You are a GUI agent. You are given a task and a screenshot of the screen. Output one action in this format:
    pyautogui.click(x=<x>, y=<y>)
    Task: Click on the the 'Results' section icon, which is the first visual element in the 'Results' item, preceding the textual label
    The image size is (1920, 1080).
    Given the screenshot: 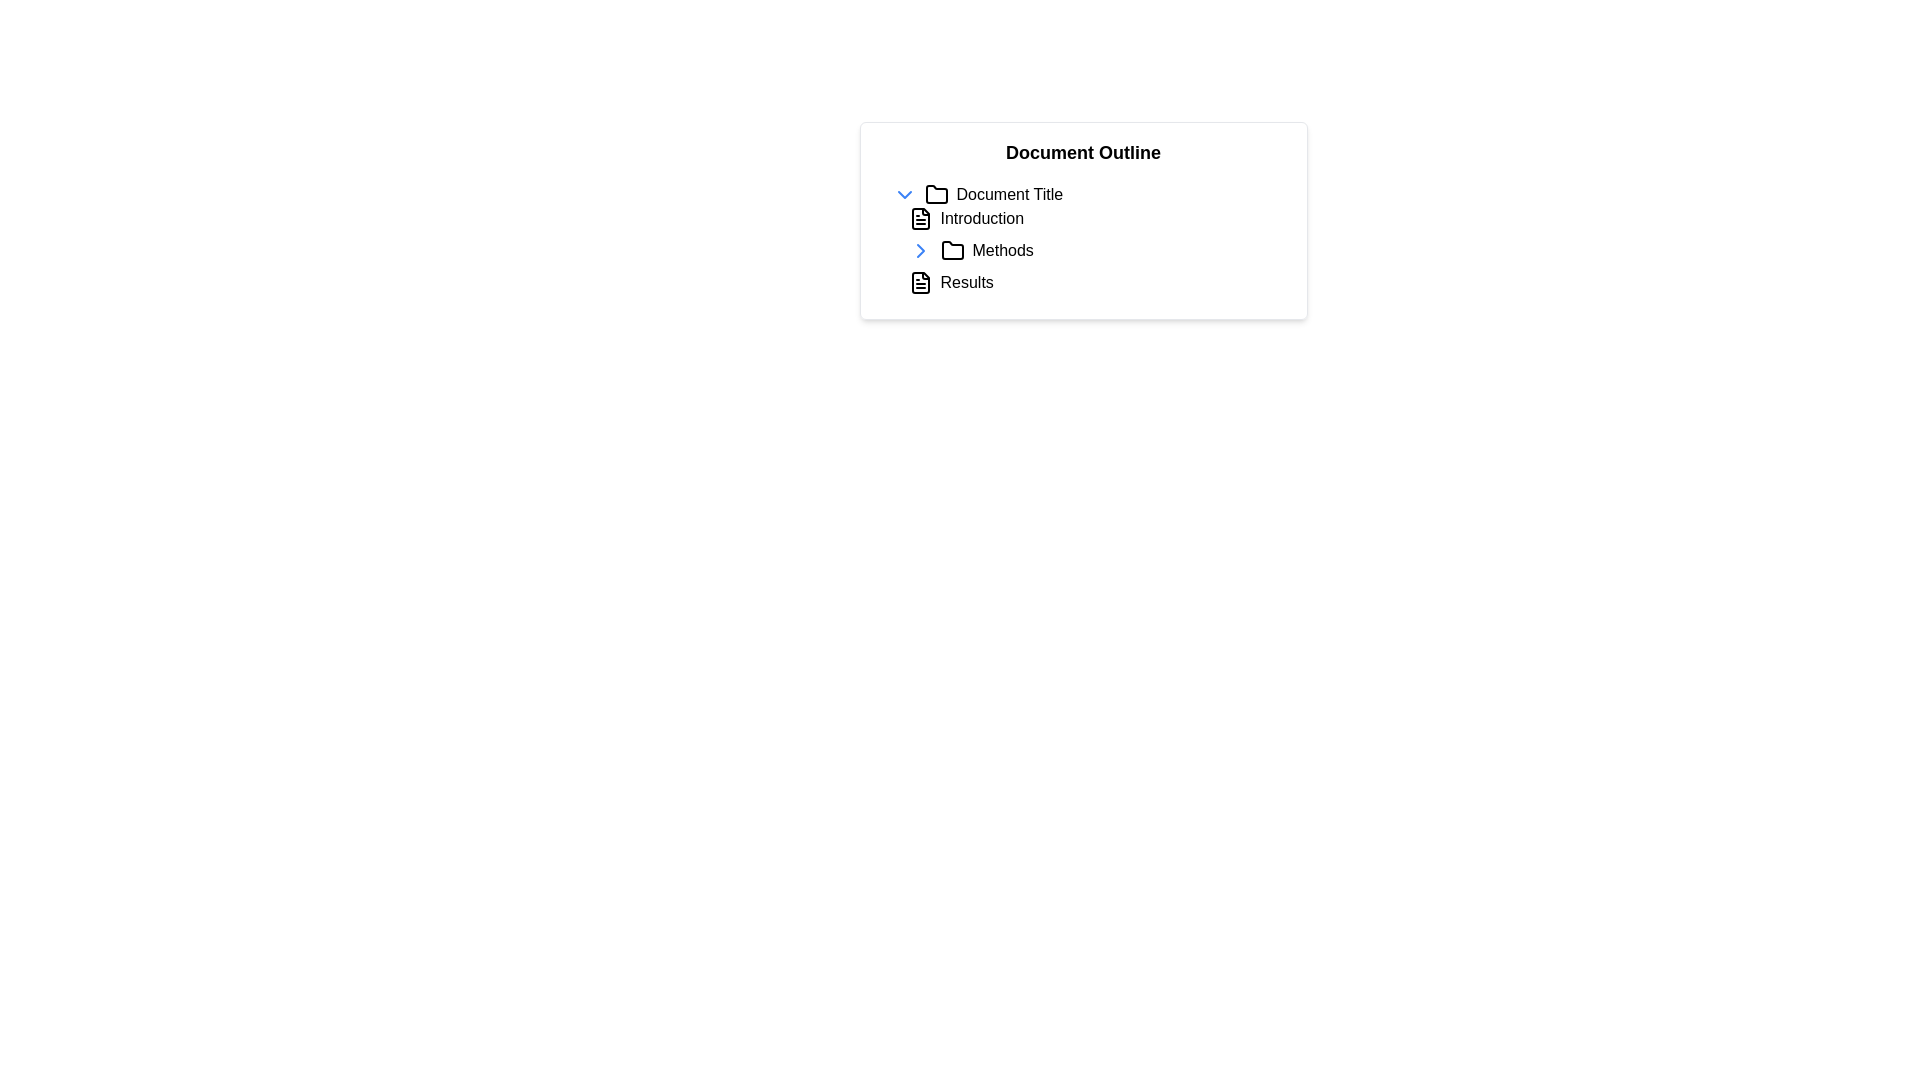 What is the action you would take?
    pyautogui.click(x=919, y=282)
    